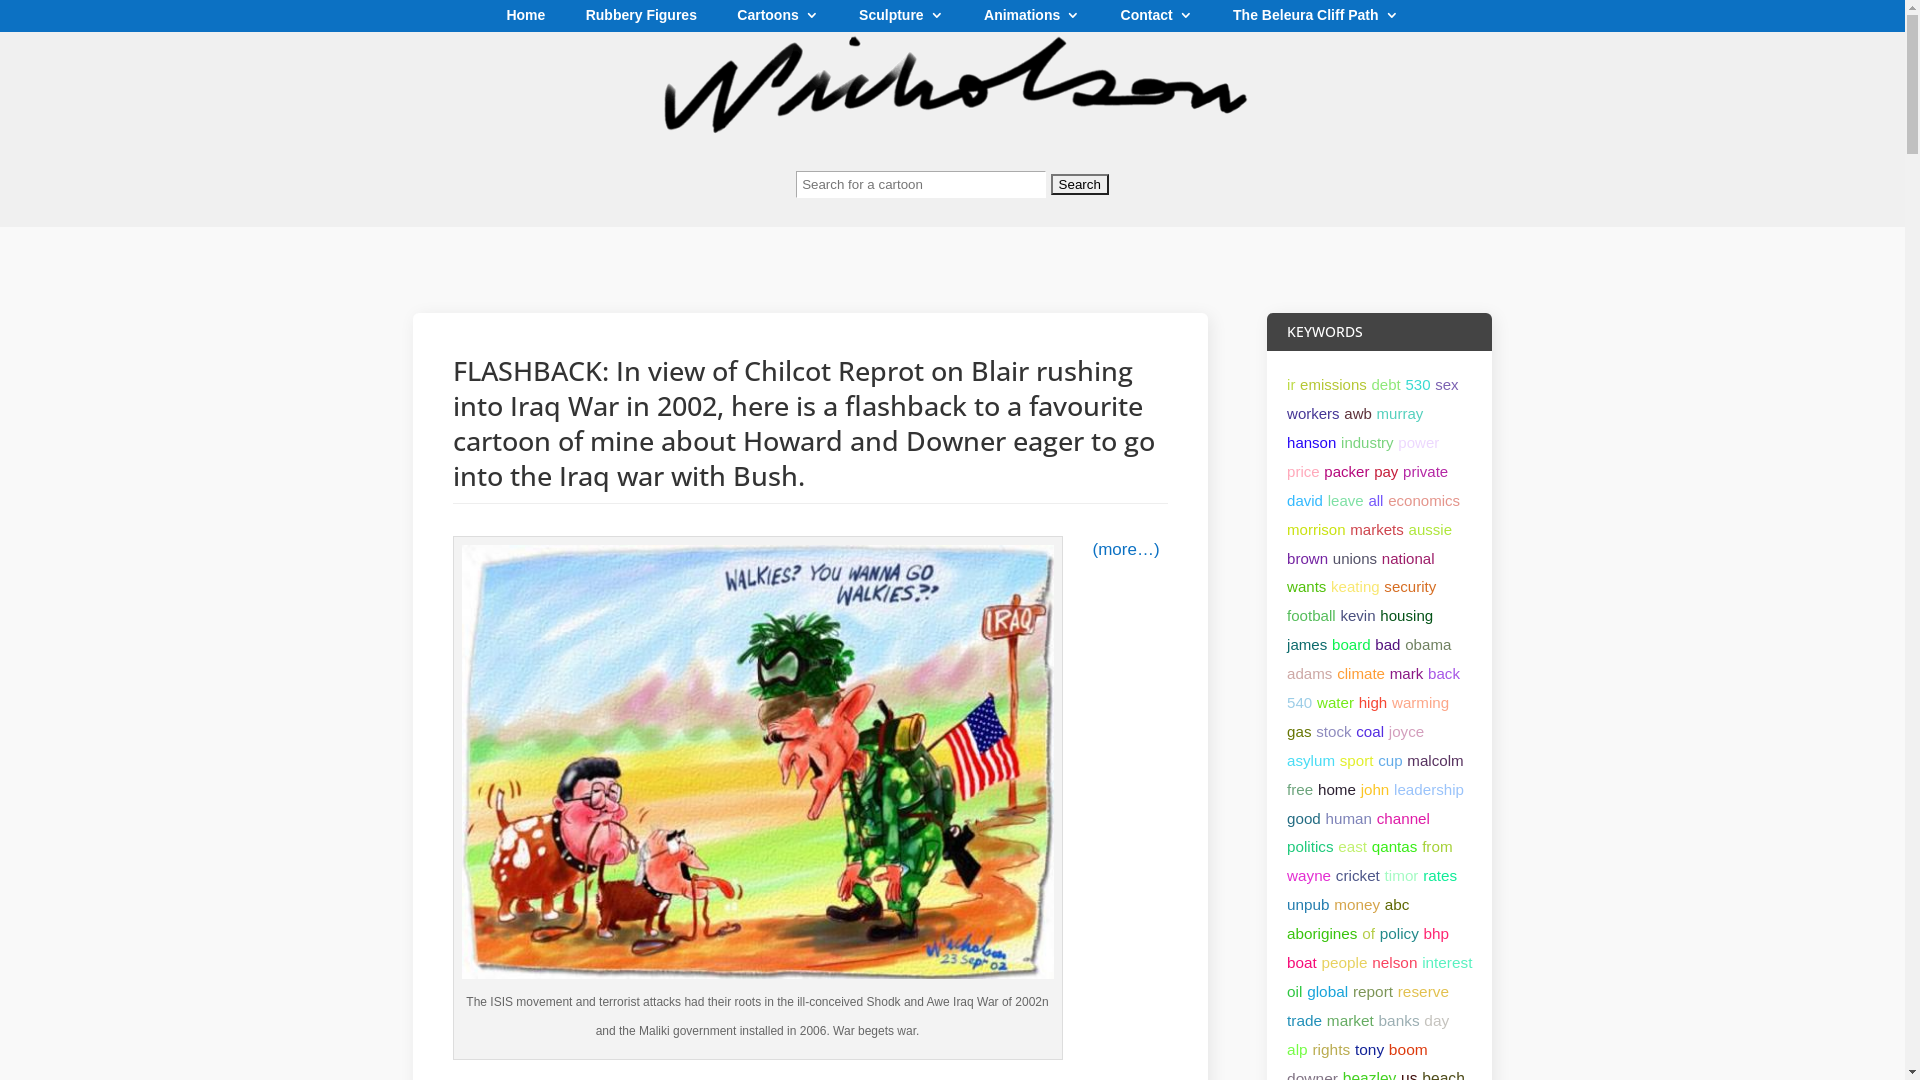 The image size is (1920, 1080). I want to click on 'emissions', so click(1333, 384).